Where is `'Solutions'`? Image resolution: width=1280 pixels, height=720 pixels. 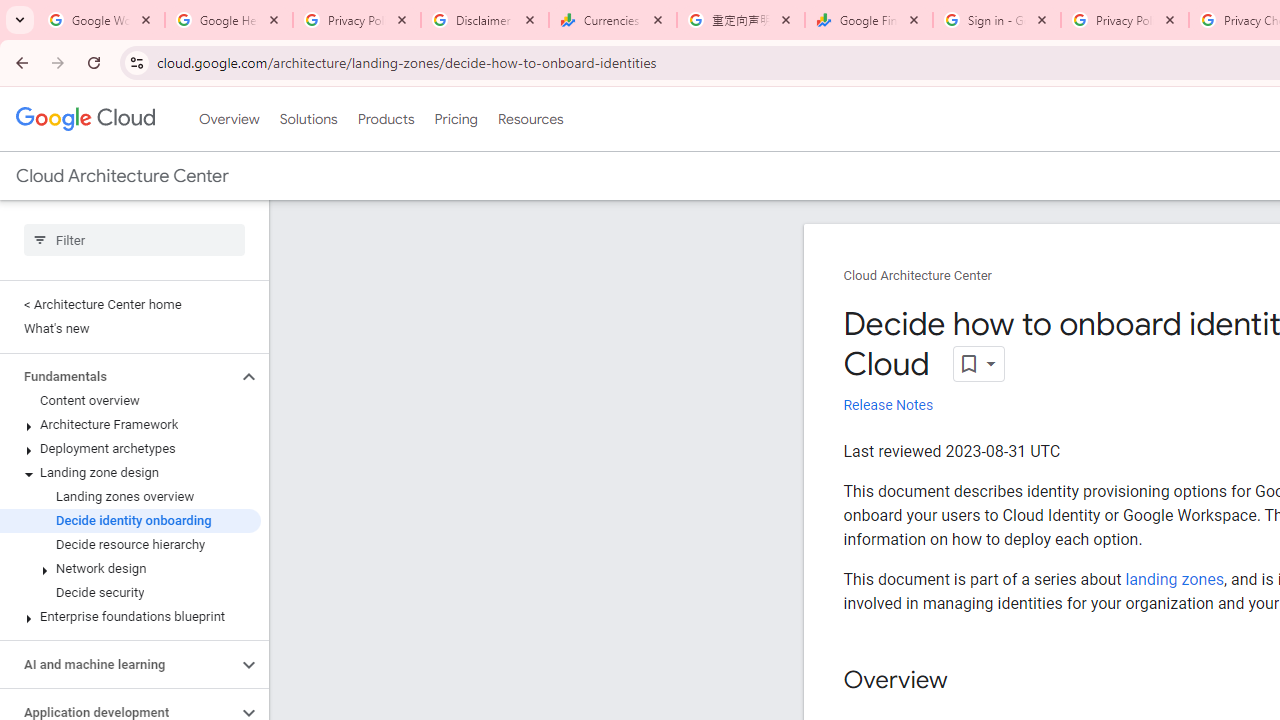 'Solutions' is located at coordinates (307, 119).